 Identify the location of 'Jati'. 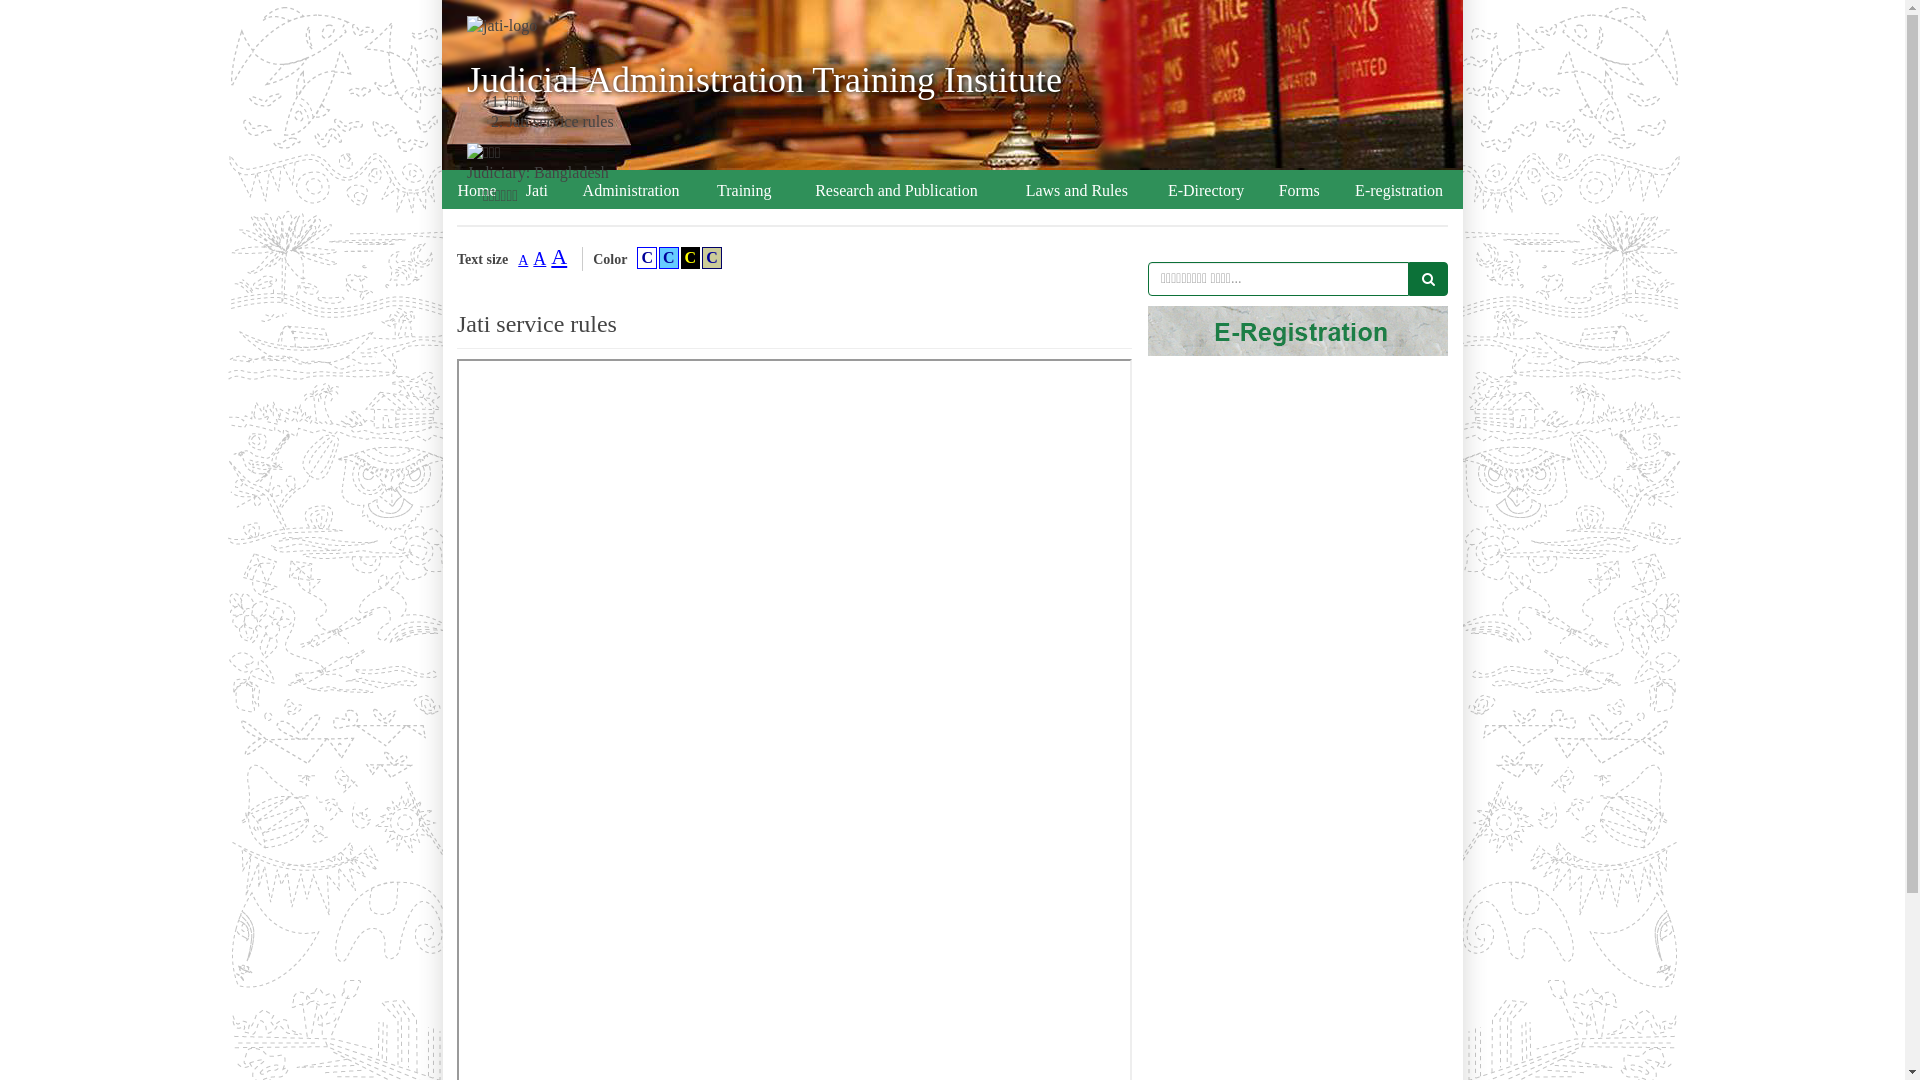
(537, 191).